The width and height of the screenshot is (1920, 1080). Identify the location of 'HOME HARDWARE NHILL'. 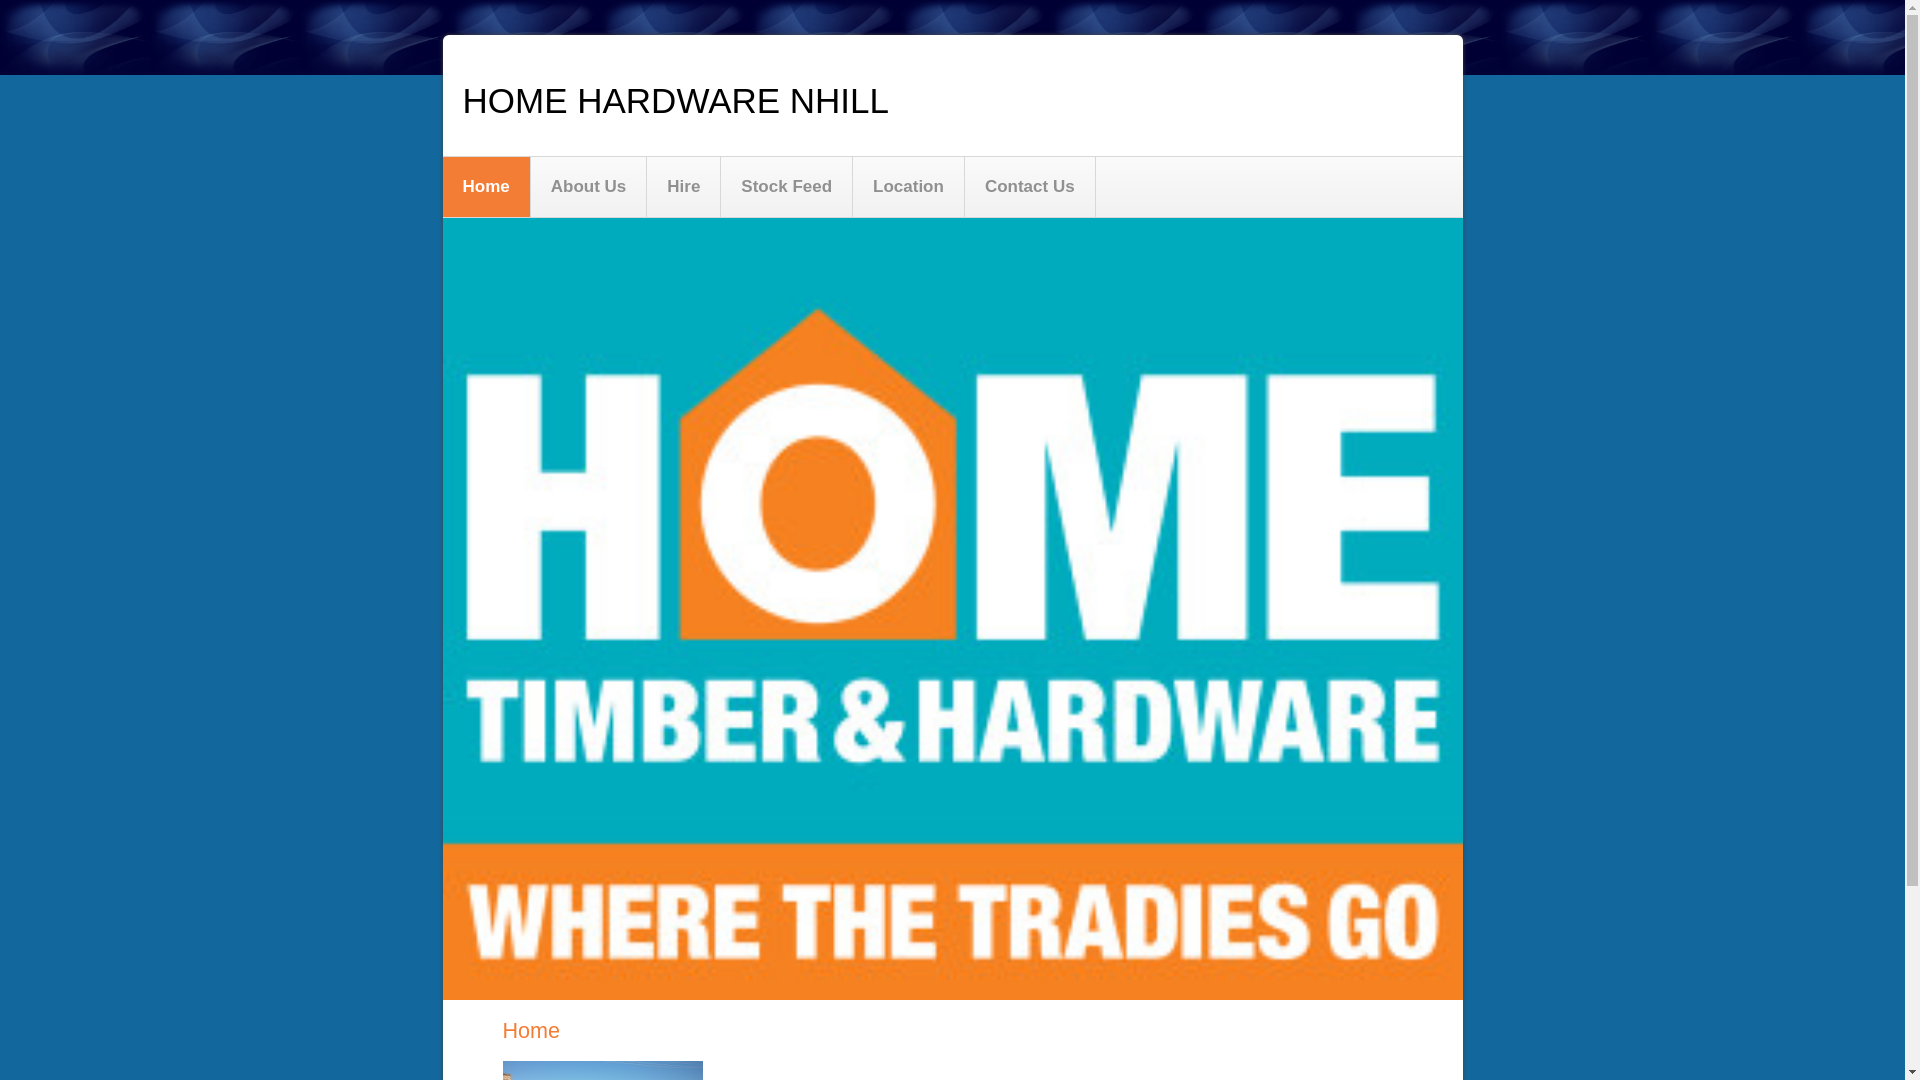
(675, 100).